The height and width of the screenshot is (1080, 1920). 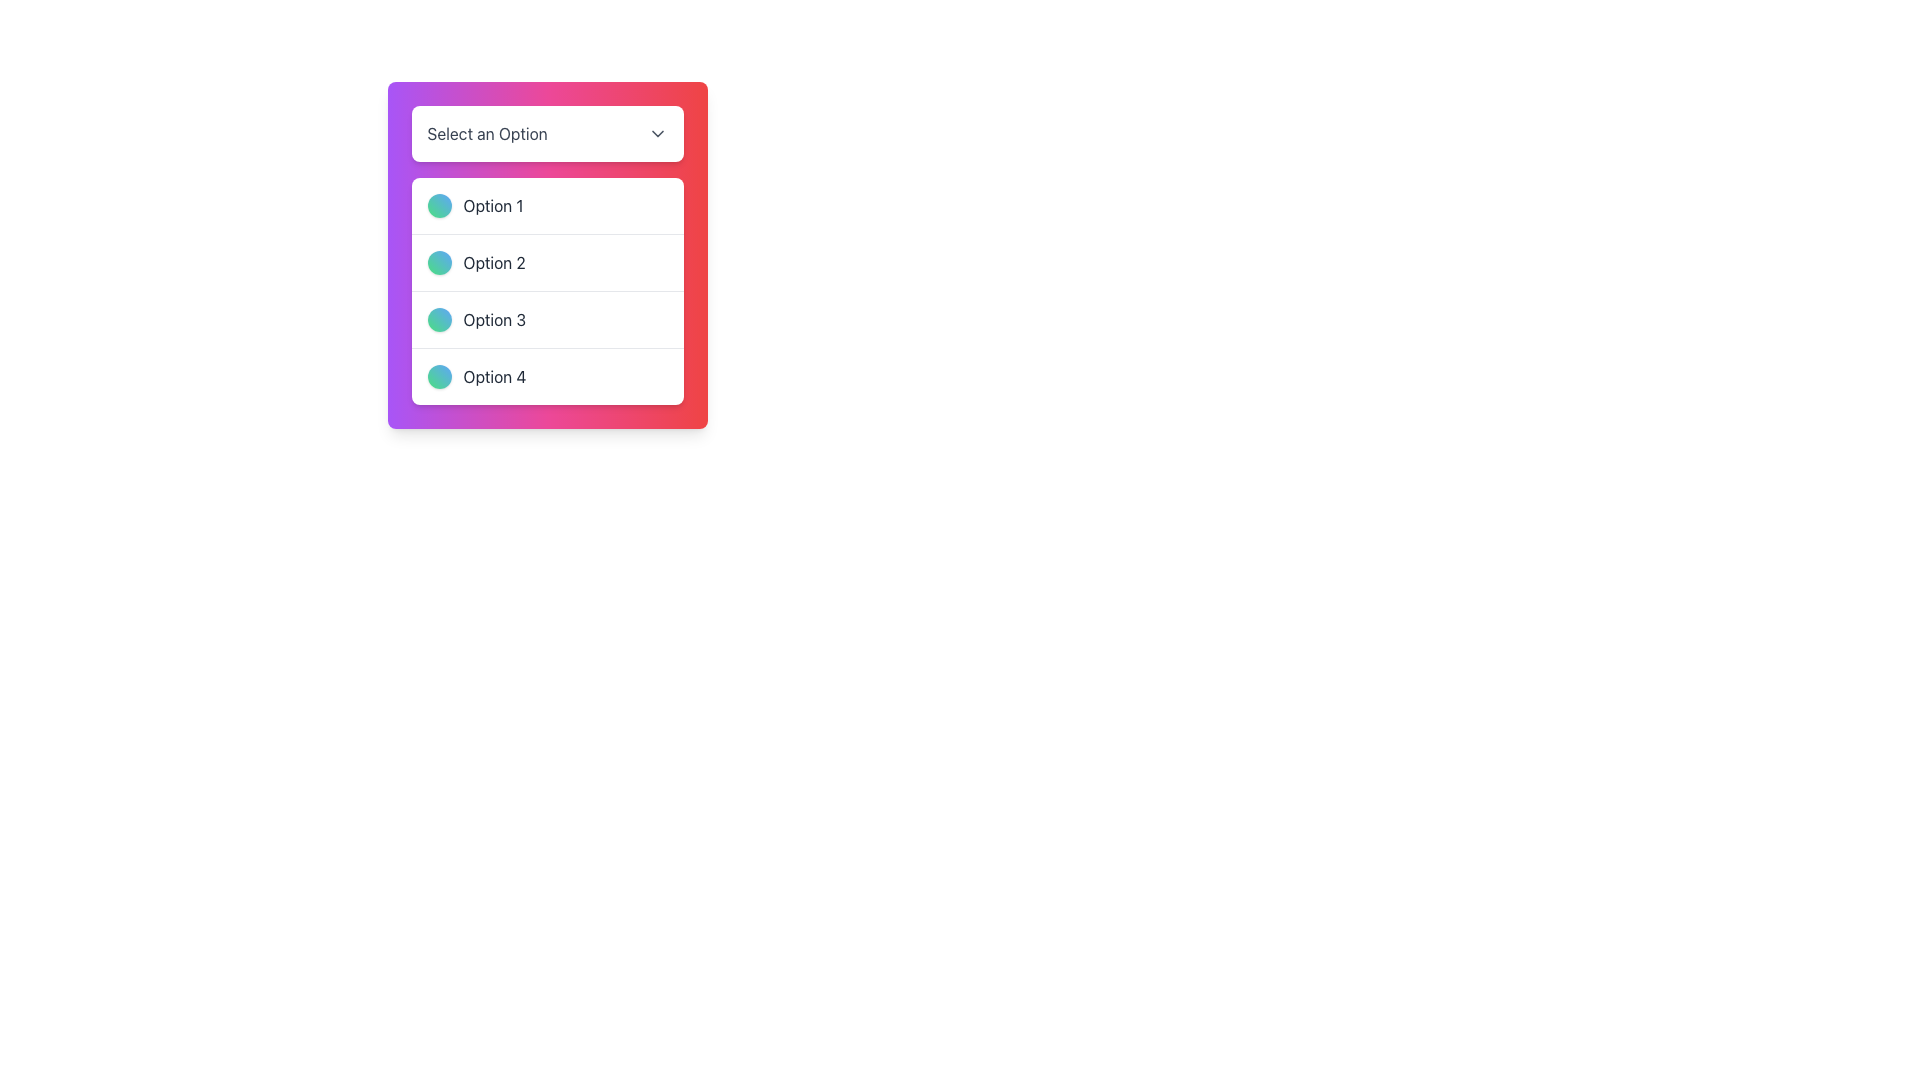 I want to click on the text label 'Option 3' in the dropdown menu, which is the third item in a vertical list located to the right of a circular gradient icon, so click(x=494, y=319).